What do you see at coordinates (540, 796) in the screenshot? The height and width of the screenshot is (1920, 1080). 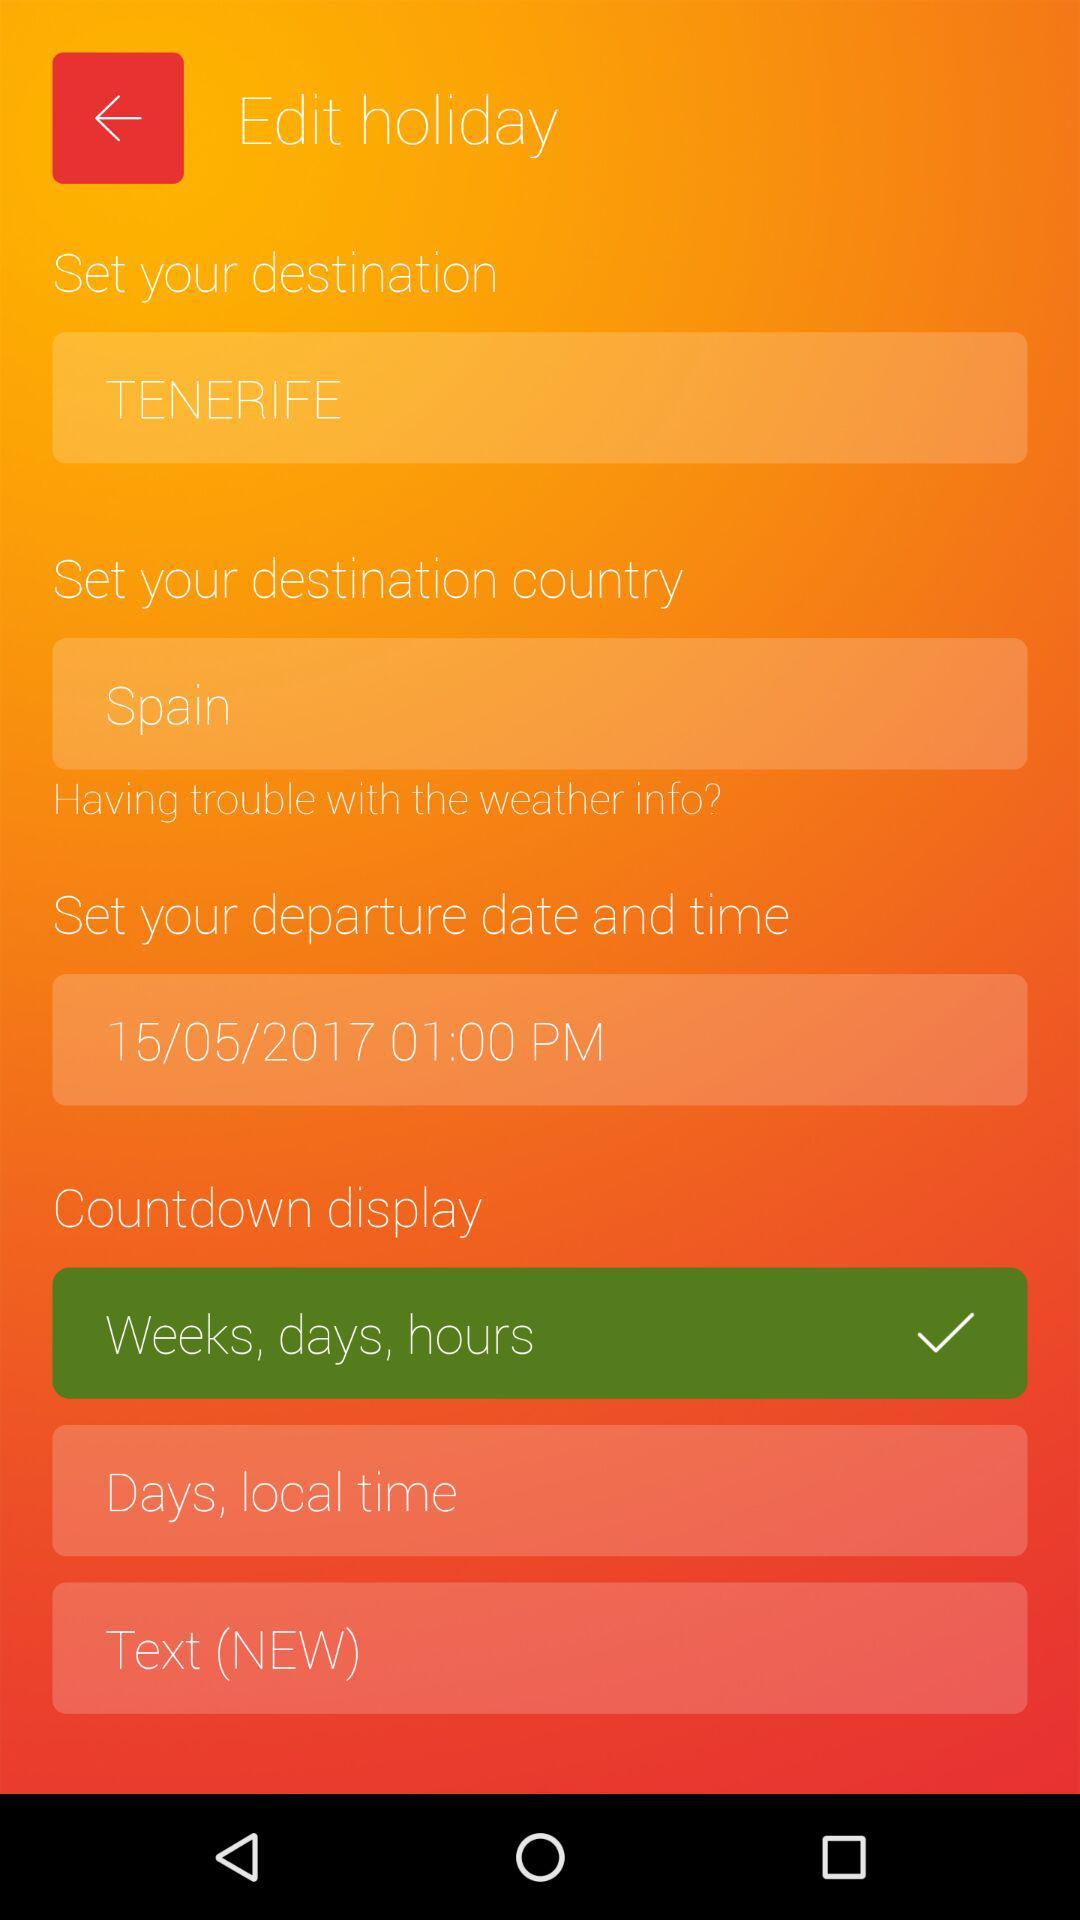 I see `item above the set your departure` at bounding box center [540, 796].